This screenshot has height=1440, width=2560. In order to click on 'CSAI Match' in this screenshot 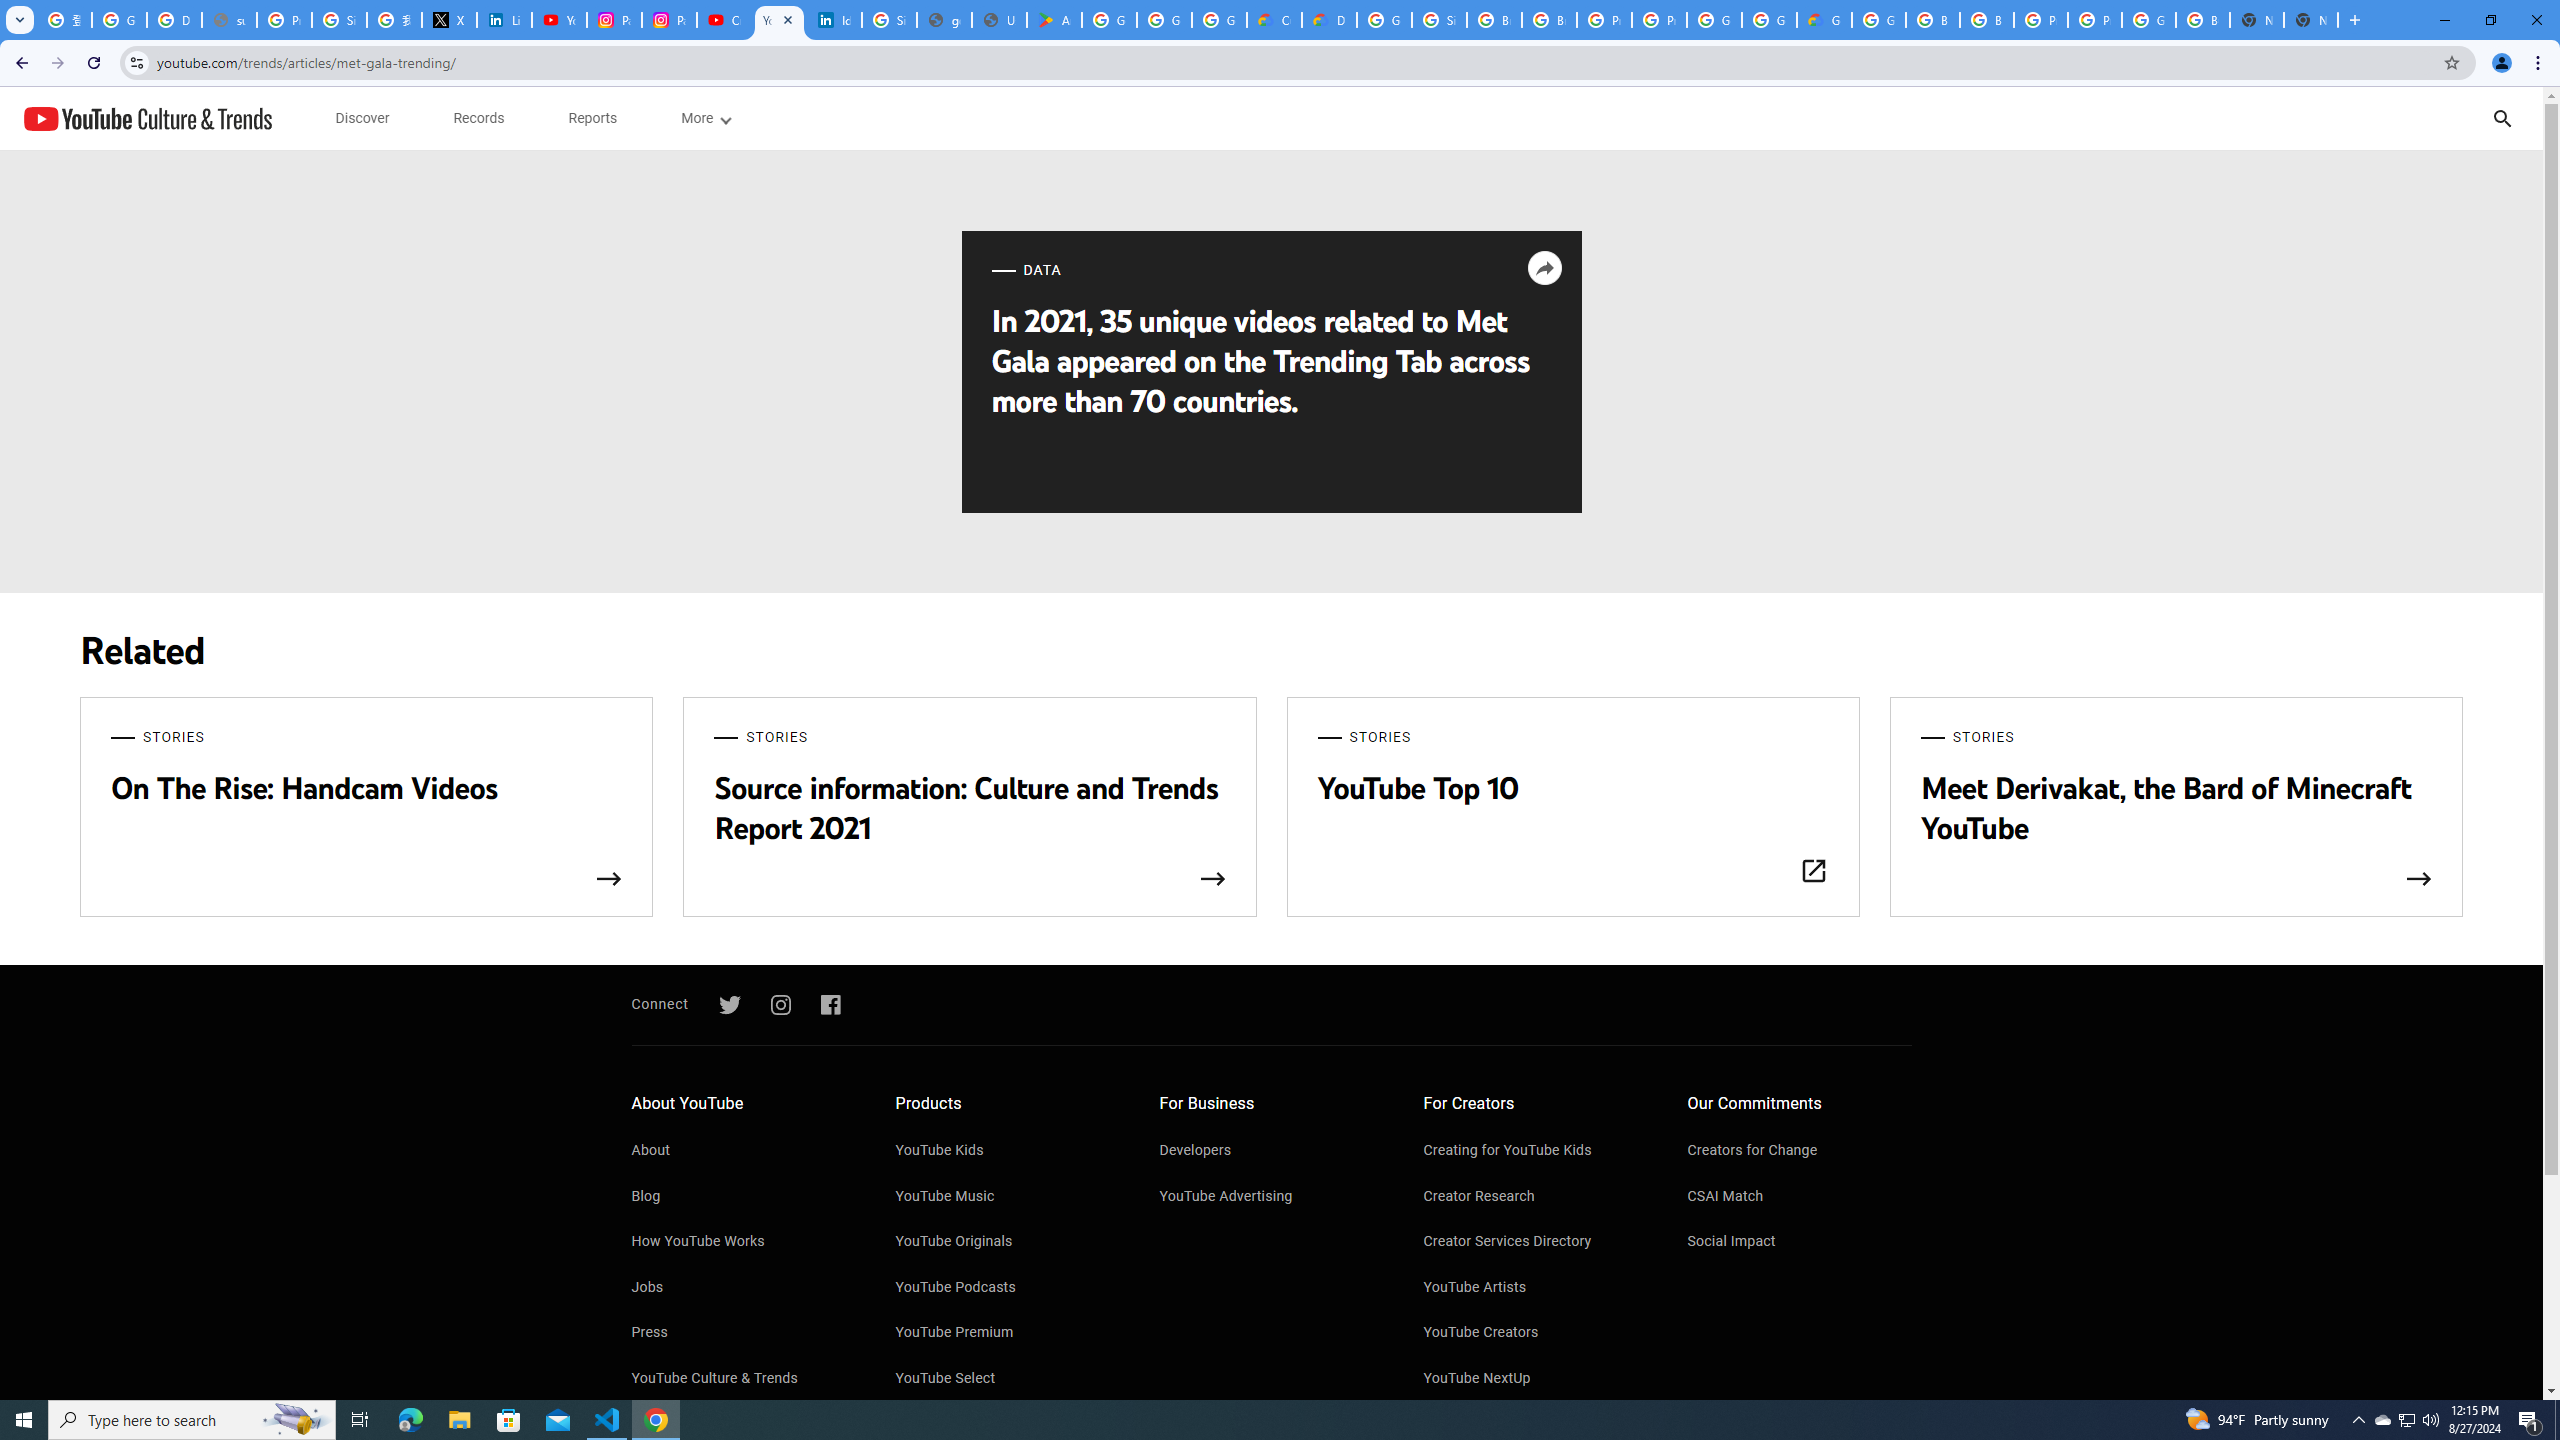, I will do `click(1798, 1198)`.